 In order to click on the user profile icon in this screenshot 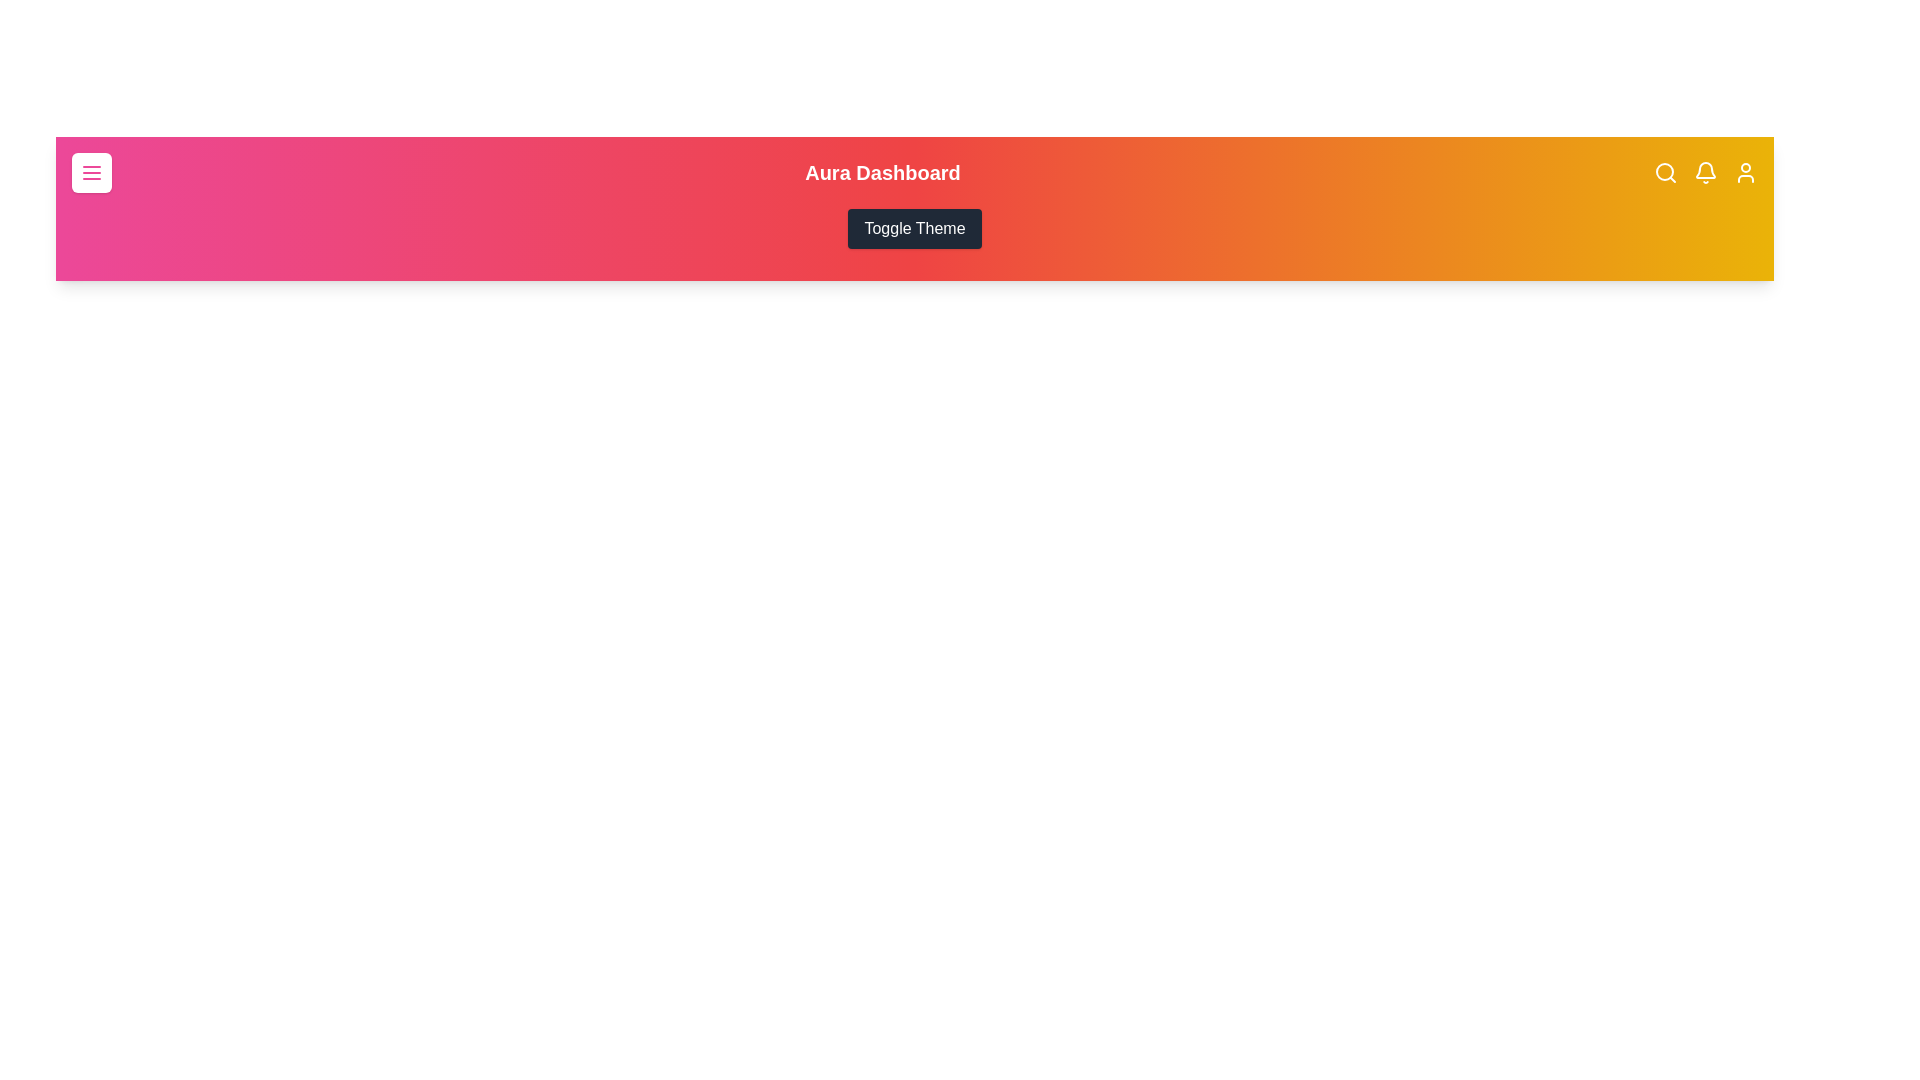, I will do `click(1745, 172)`.